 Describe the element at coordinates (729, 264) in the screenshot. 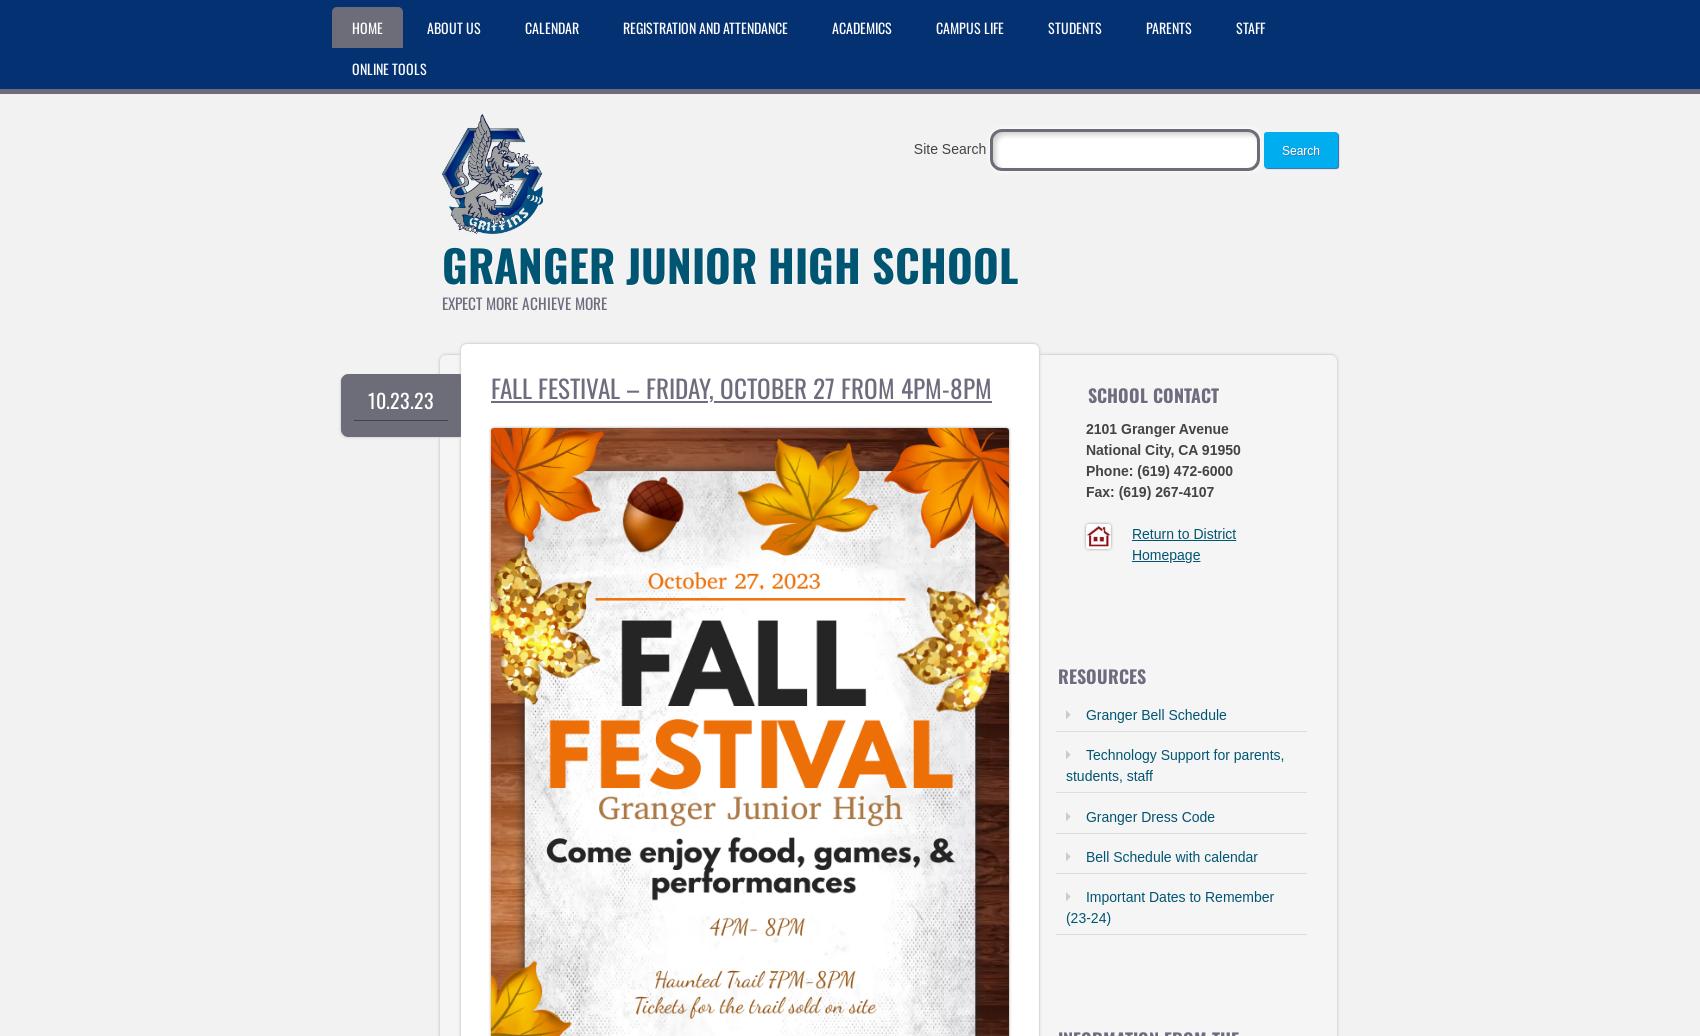

I see `'Granger Junior High School'` at that location.